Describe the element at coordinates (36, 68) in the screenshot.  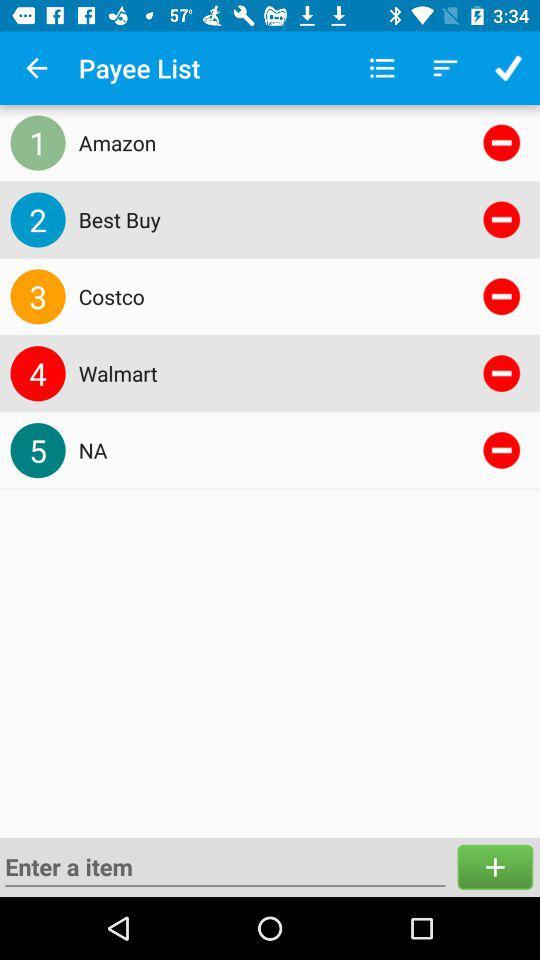
I see `item to the left of the payee list` at that location.